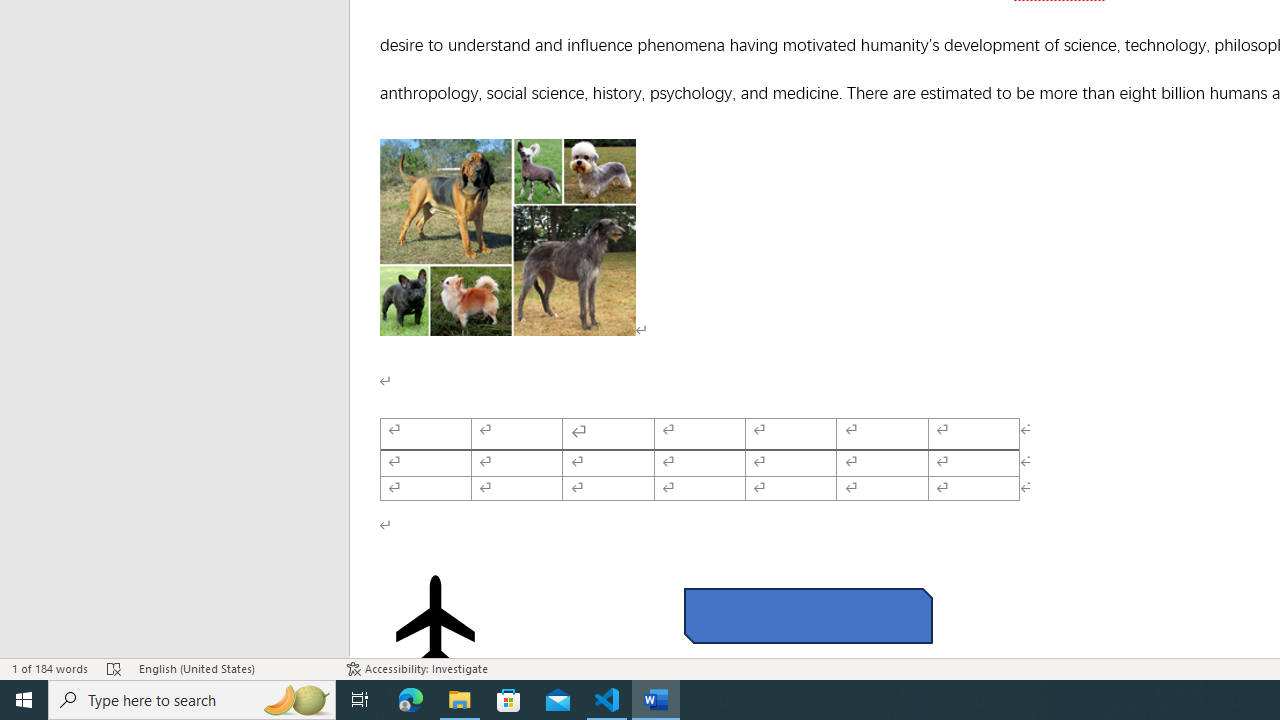 Image resolution: width=1280 pixels, height=720 pixels. What do you see at coordinates (232, 669) in the screenshot?
I see `'Language English (United States)'` at bounding box center [232, 669].